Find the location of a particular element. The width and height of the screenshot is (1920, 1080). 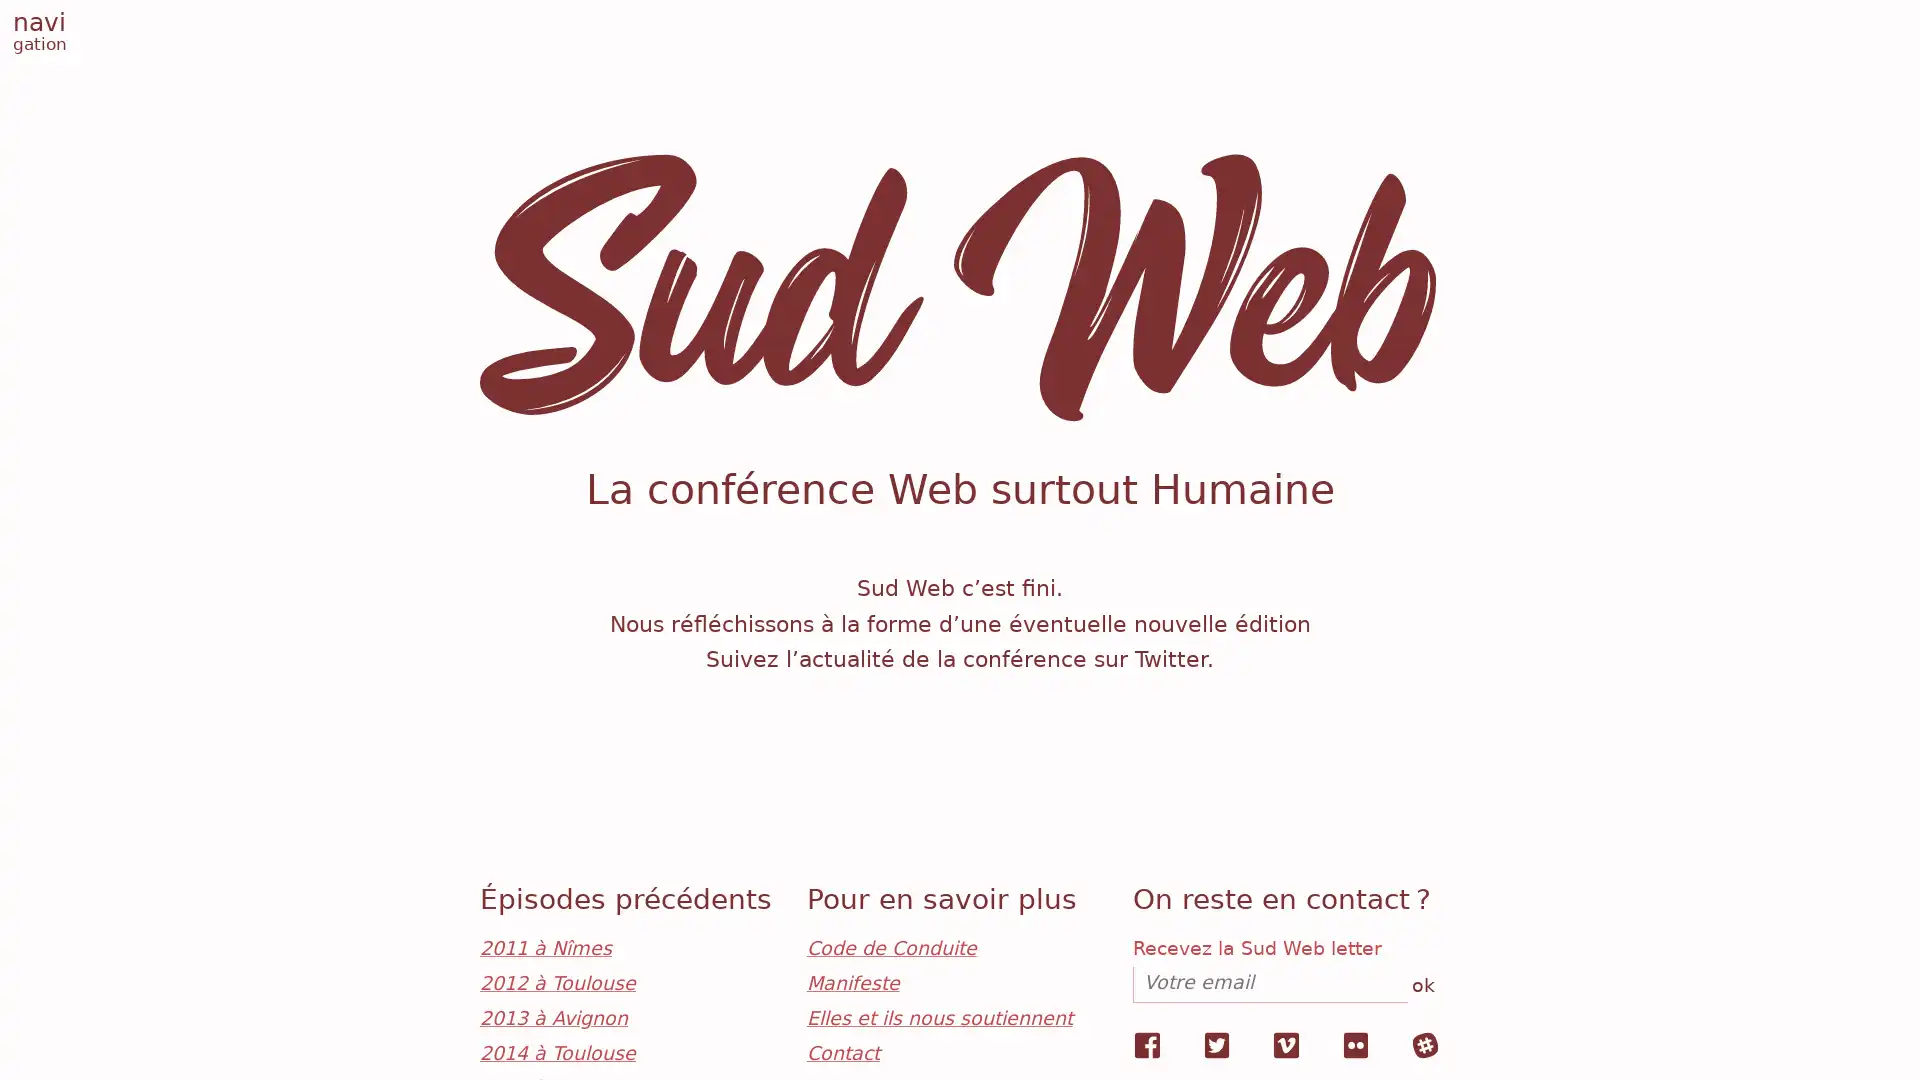

ok is located at coordinates (1420, 986).